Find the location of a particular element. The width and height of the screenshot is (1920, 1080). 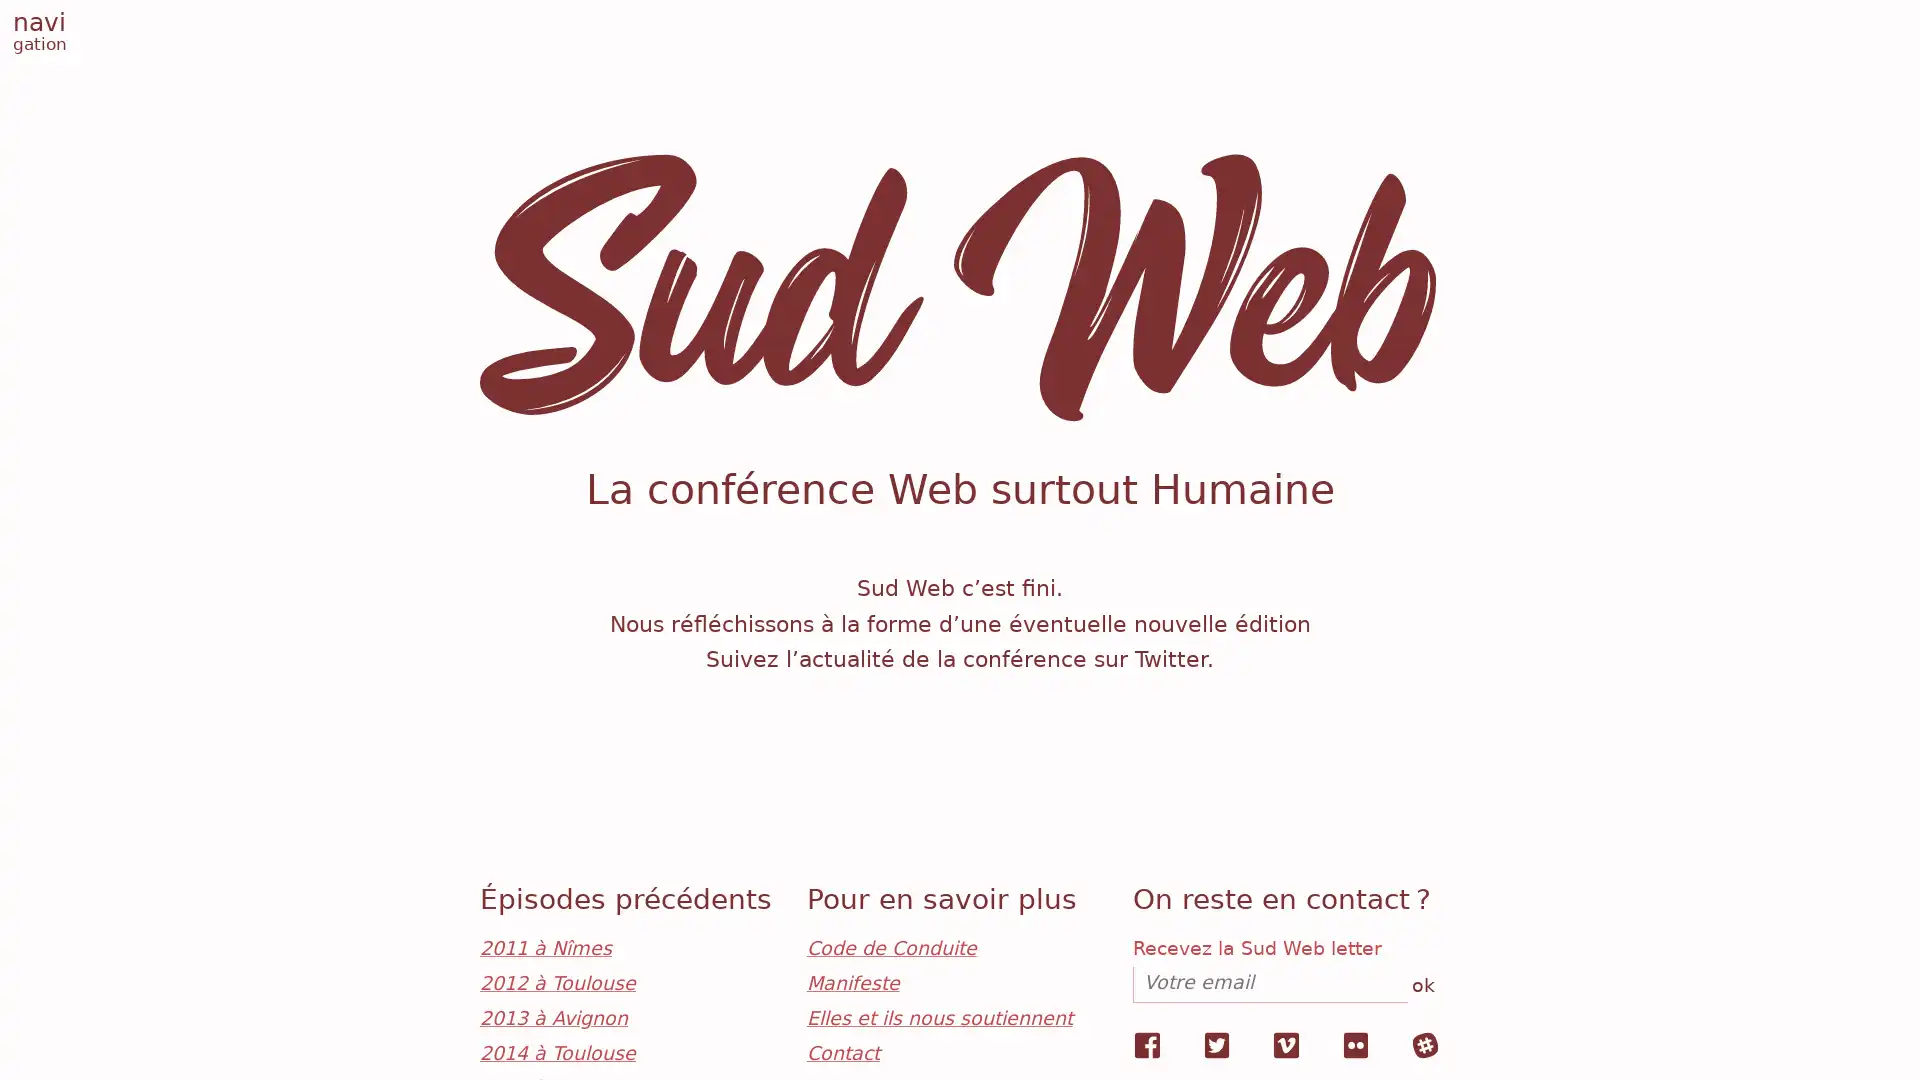

ok is located at coordinates (1420, 986).